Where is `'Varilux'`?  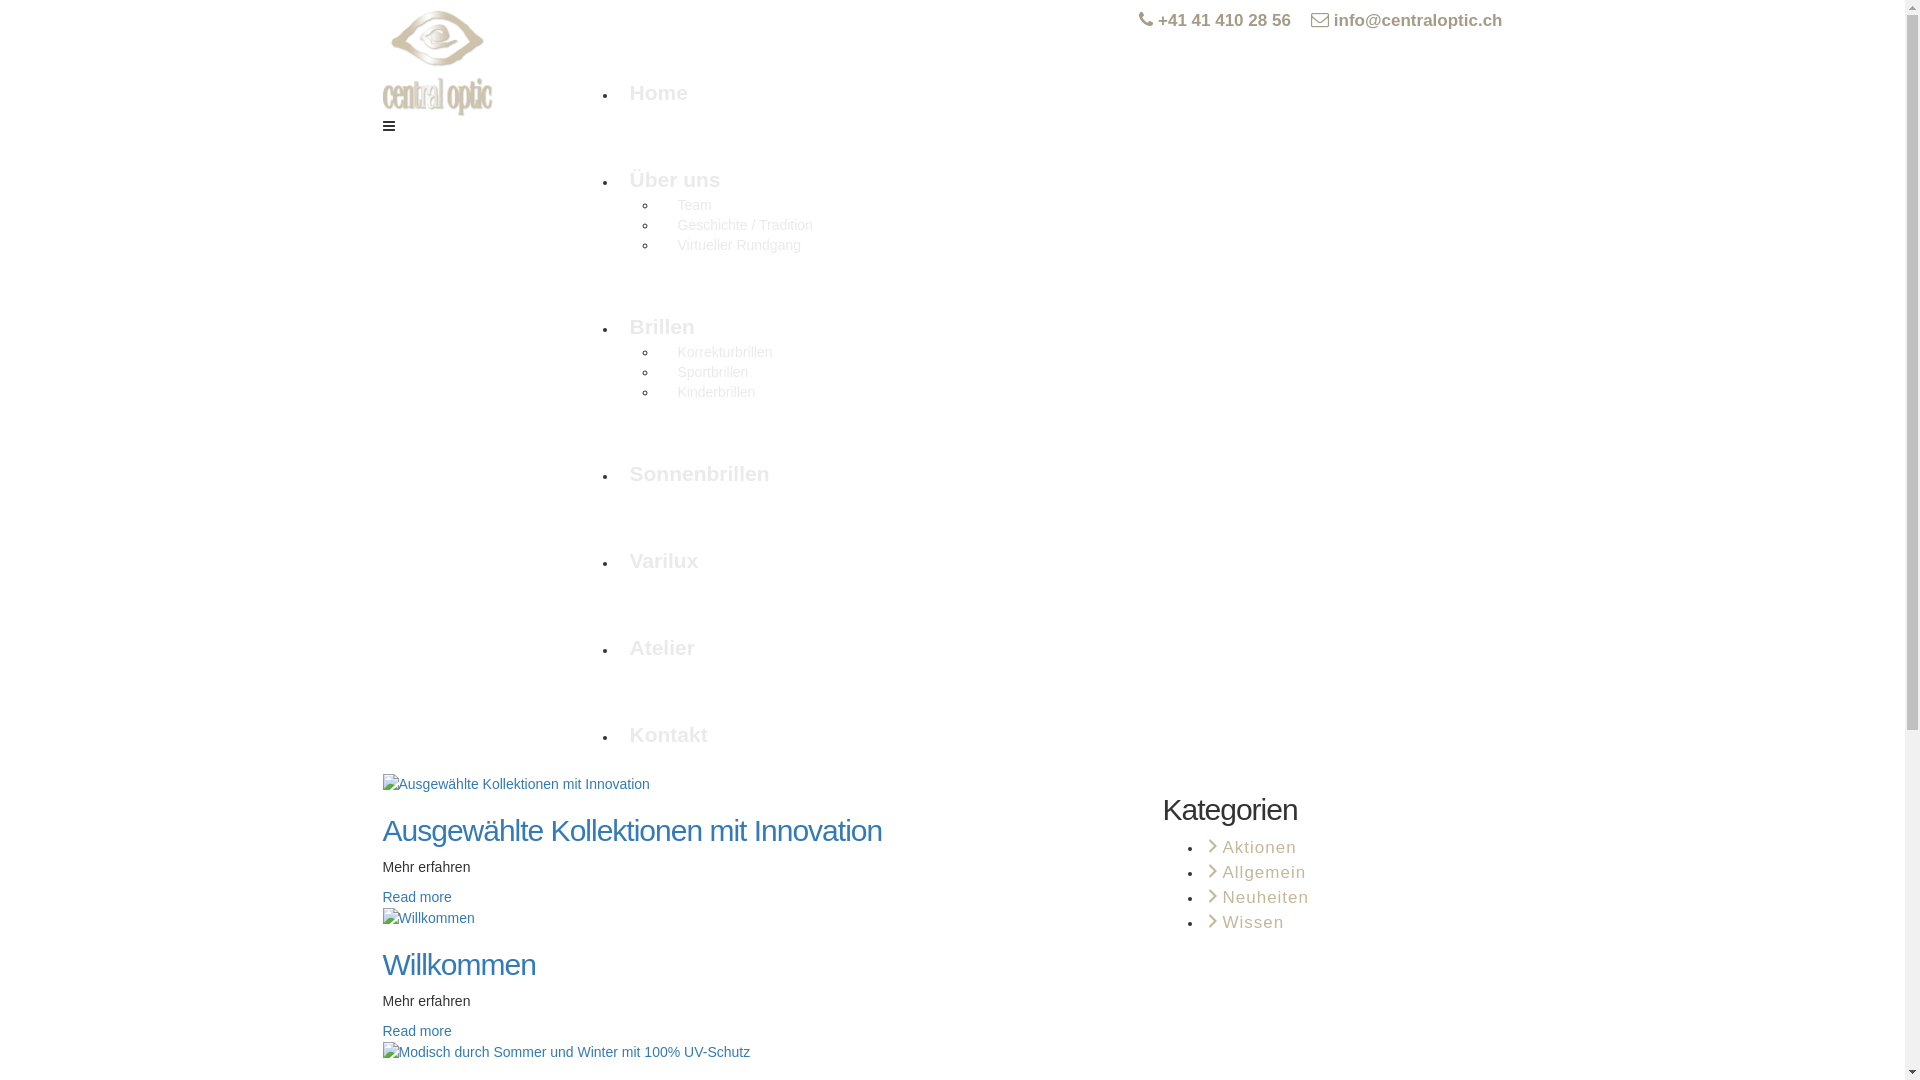 'Varilux' is located at coordinates (664, 560).